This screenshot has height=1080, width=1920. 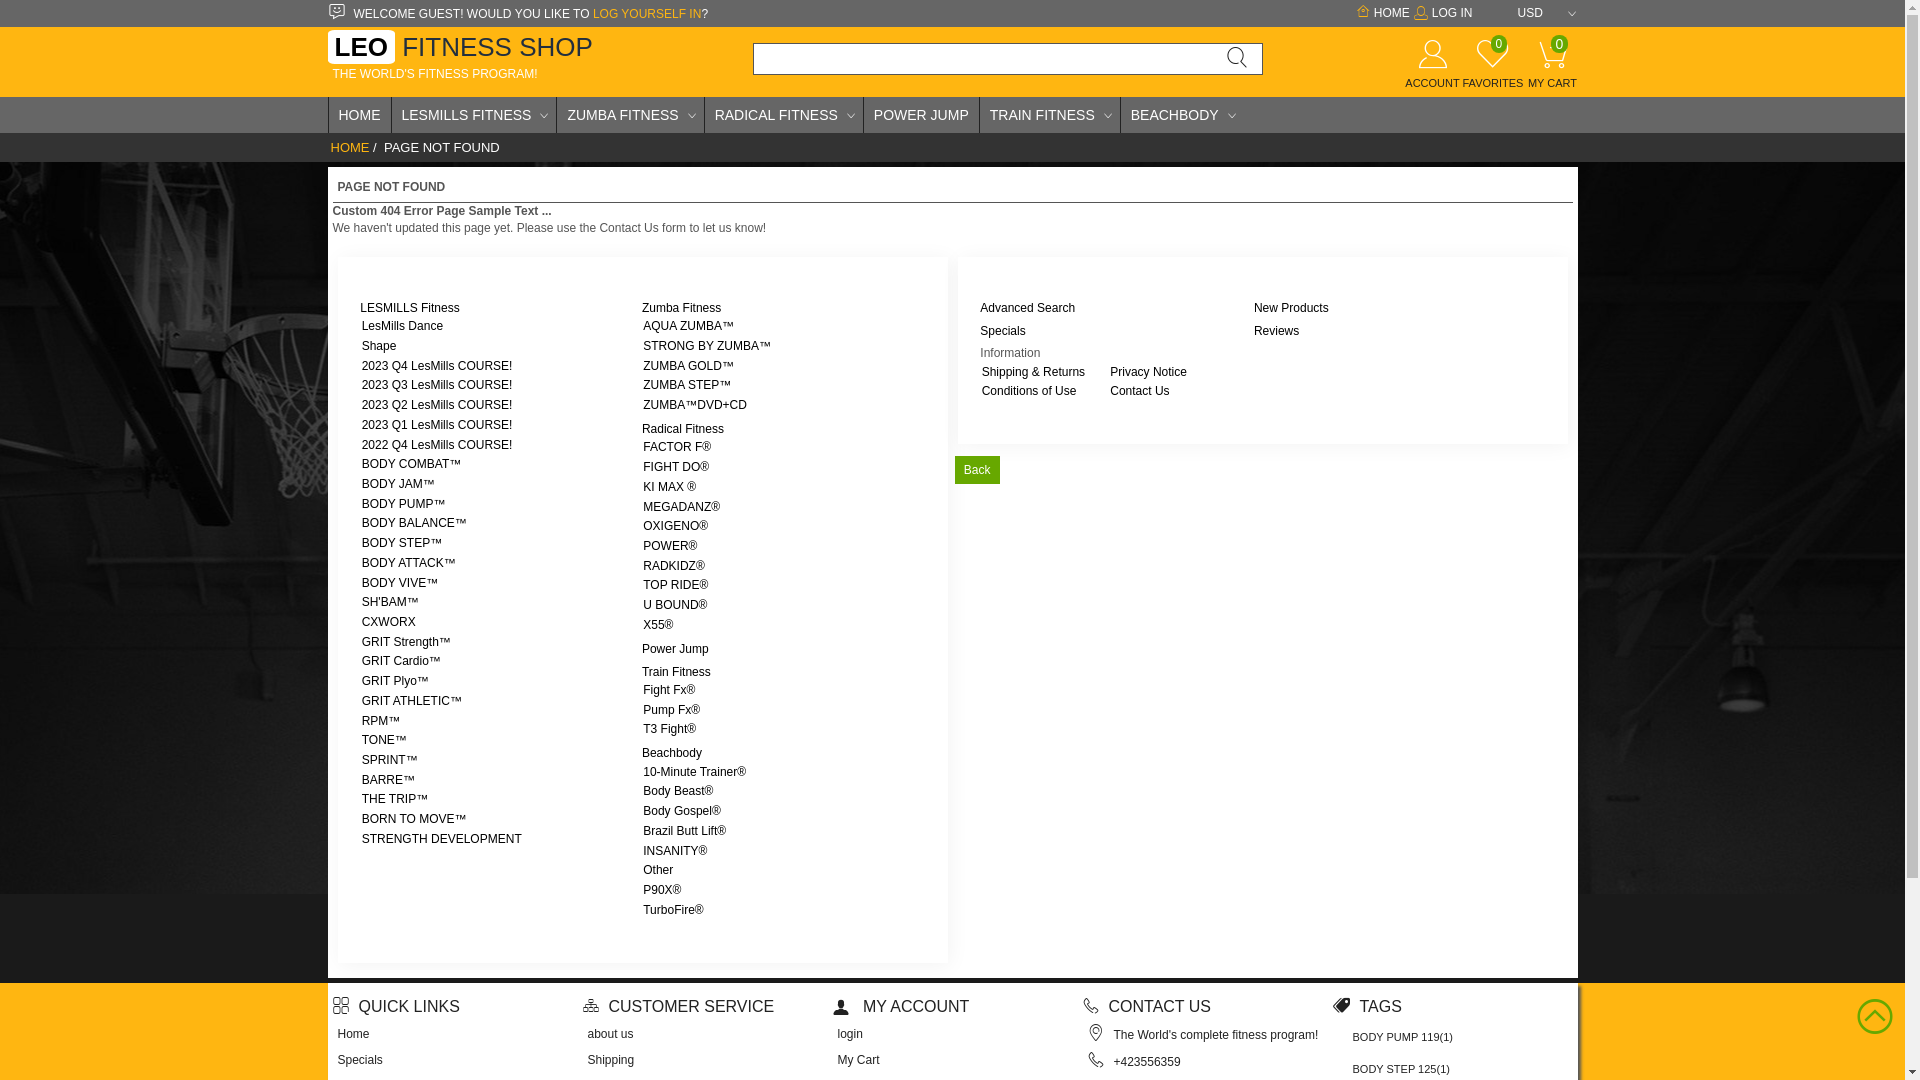 What do you see at coordinates (408, 308) in the screenshot?
I see `'LESMILLS Fitness'` at bounding box center [408, 308].